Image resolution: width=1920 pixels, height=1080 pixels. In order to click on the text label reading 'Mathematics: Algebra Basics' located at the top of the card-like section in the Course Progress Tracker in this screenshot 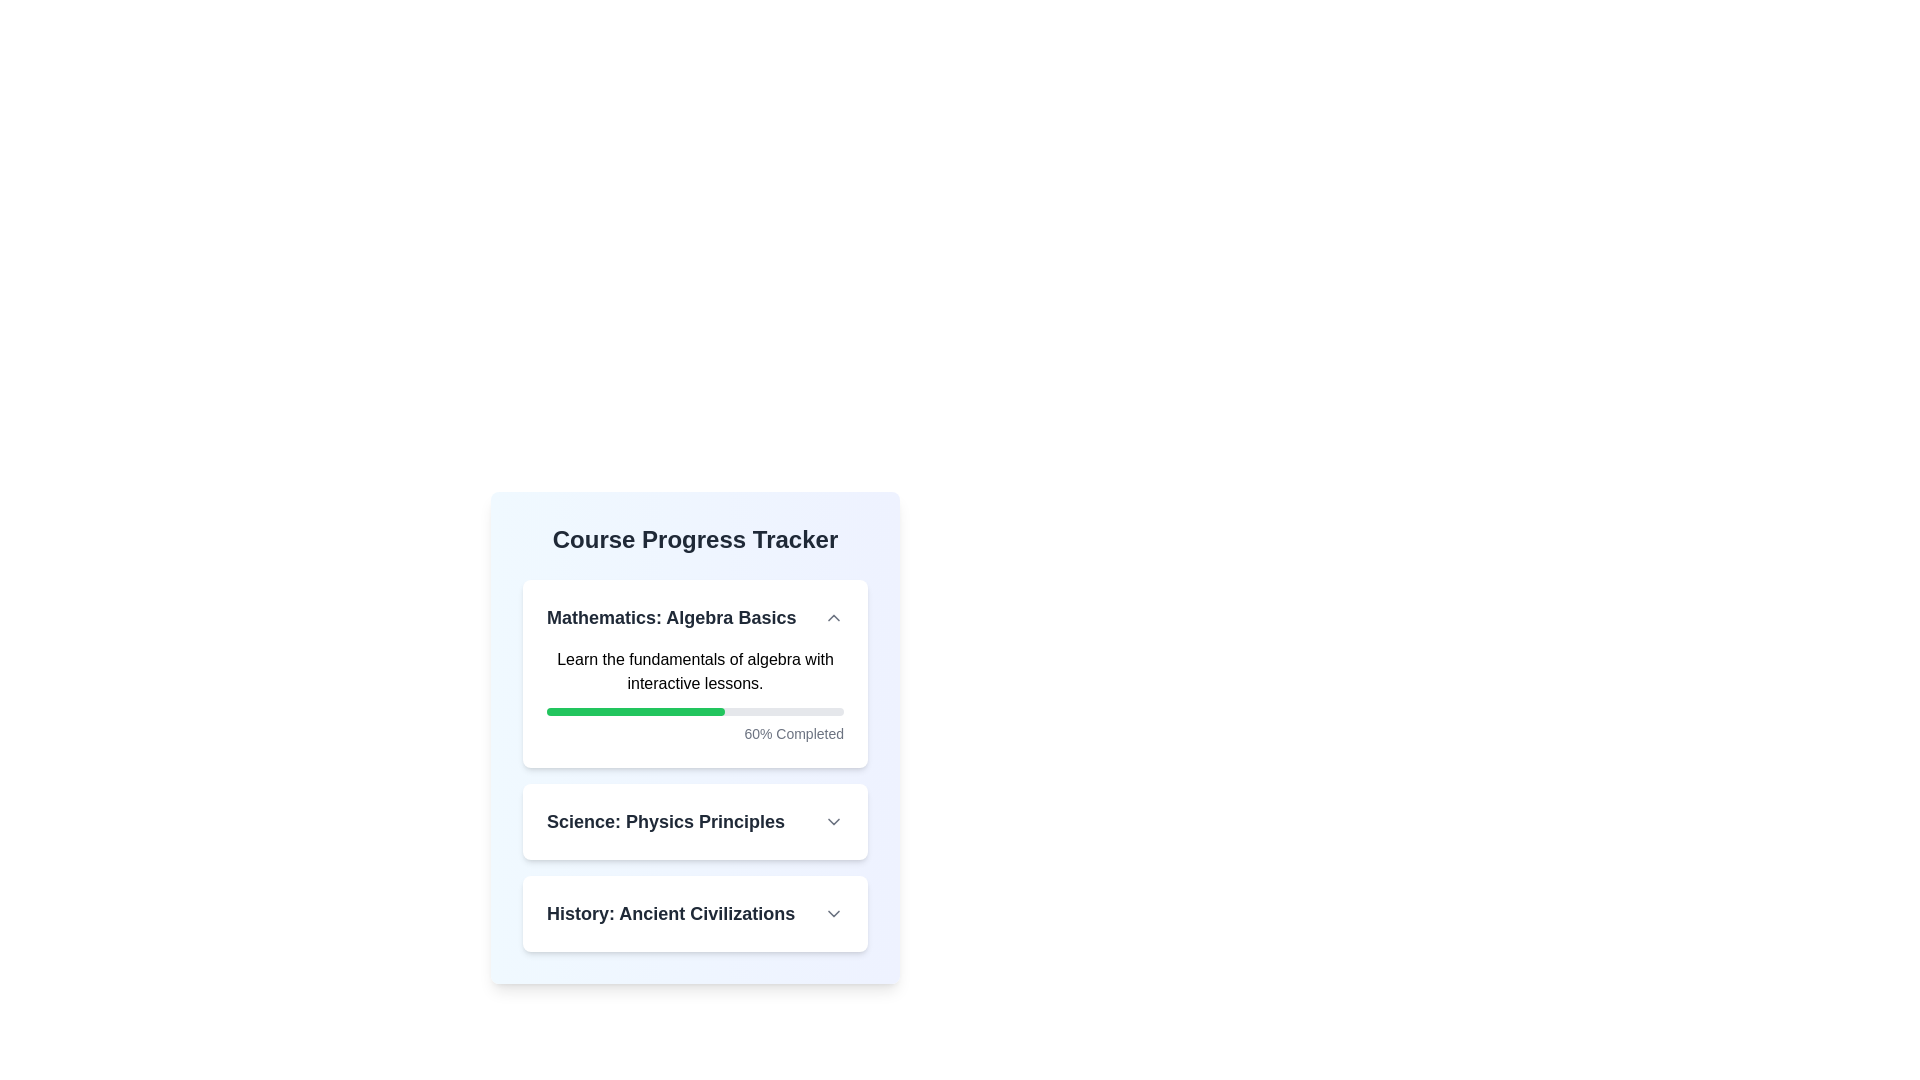, I will do `click(671, 616)`.